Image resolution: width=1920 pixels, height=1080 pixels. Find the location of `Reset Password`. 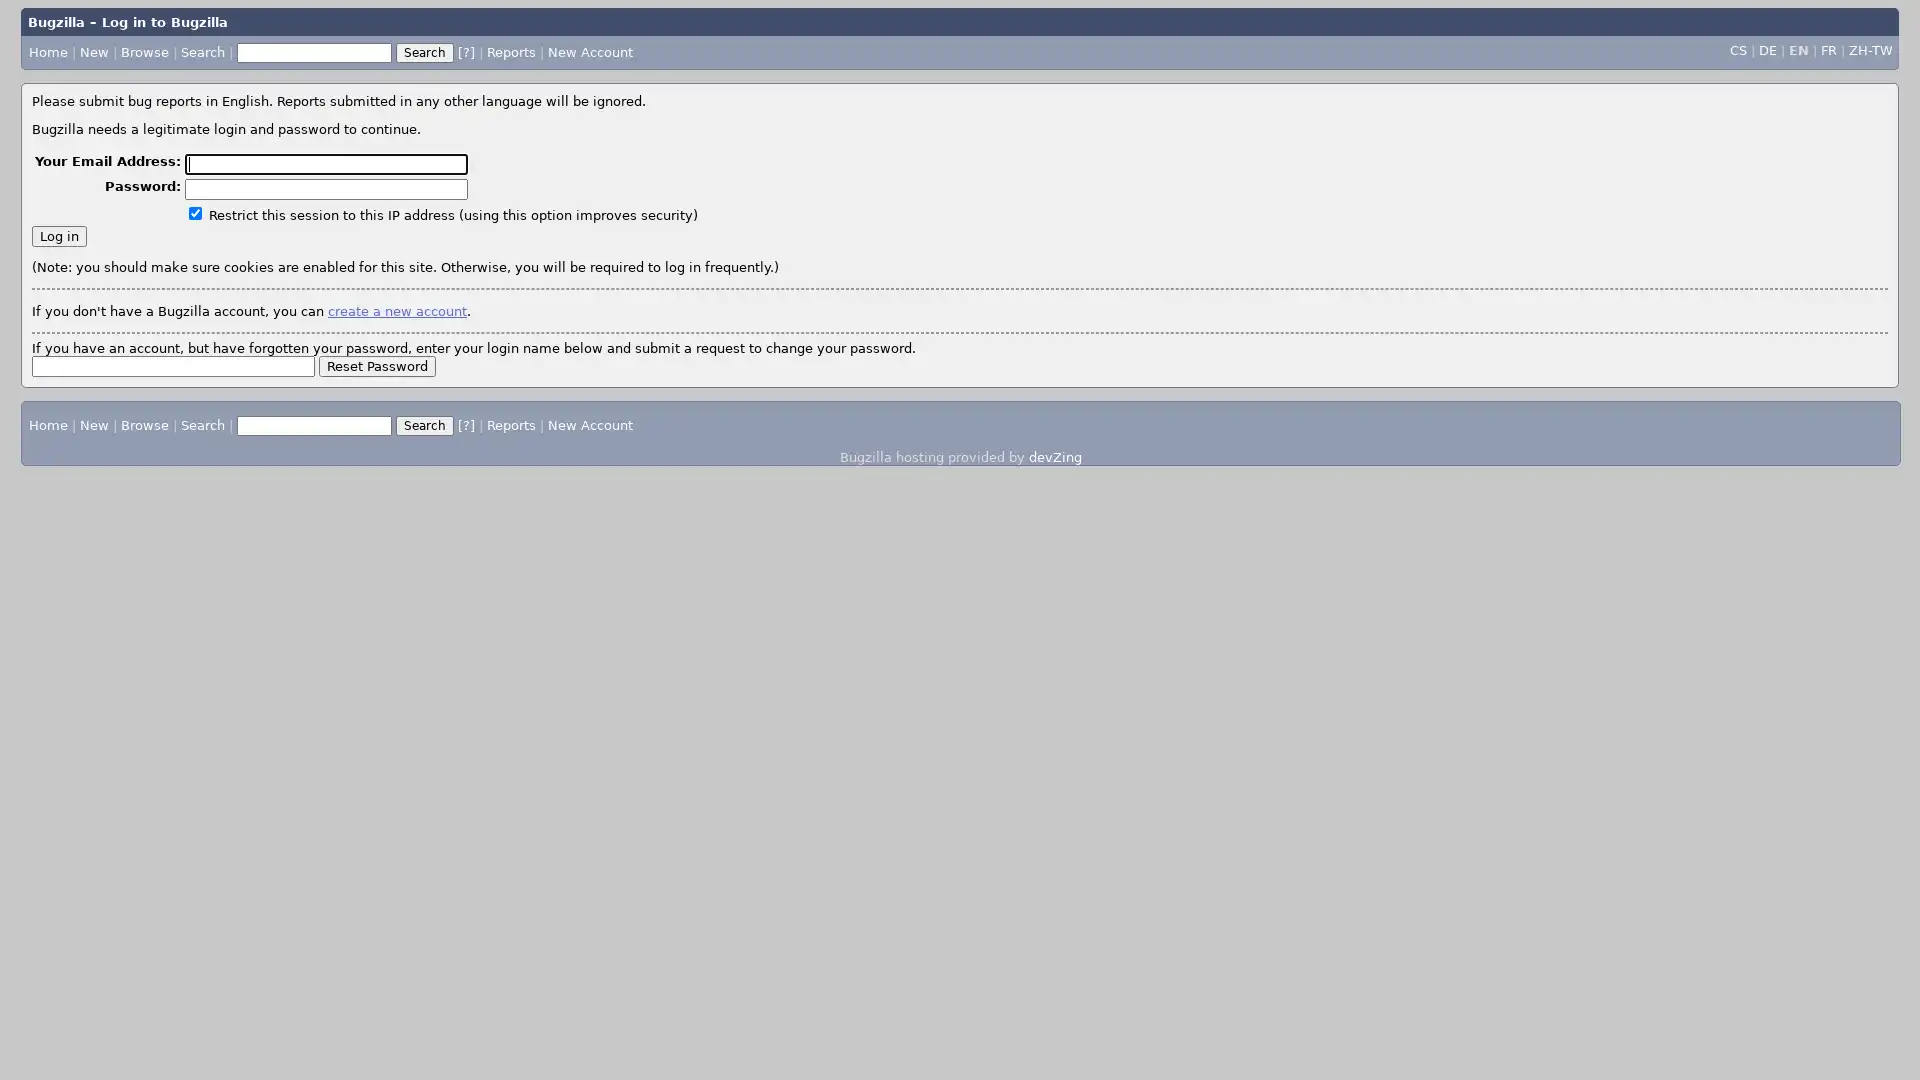

Reset Password is located at coordinates (377, 365).